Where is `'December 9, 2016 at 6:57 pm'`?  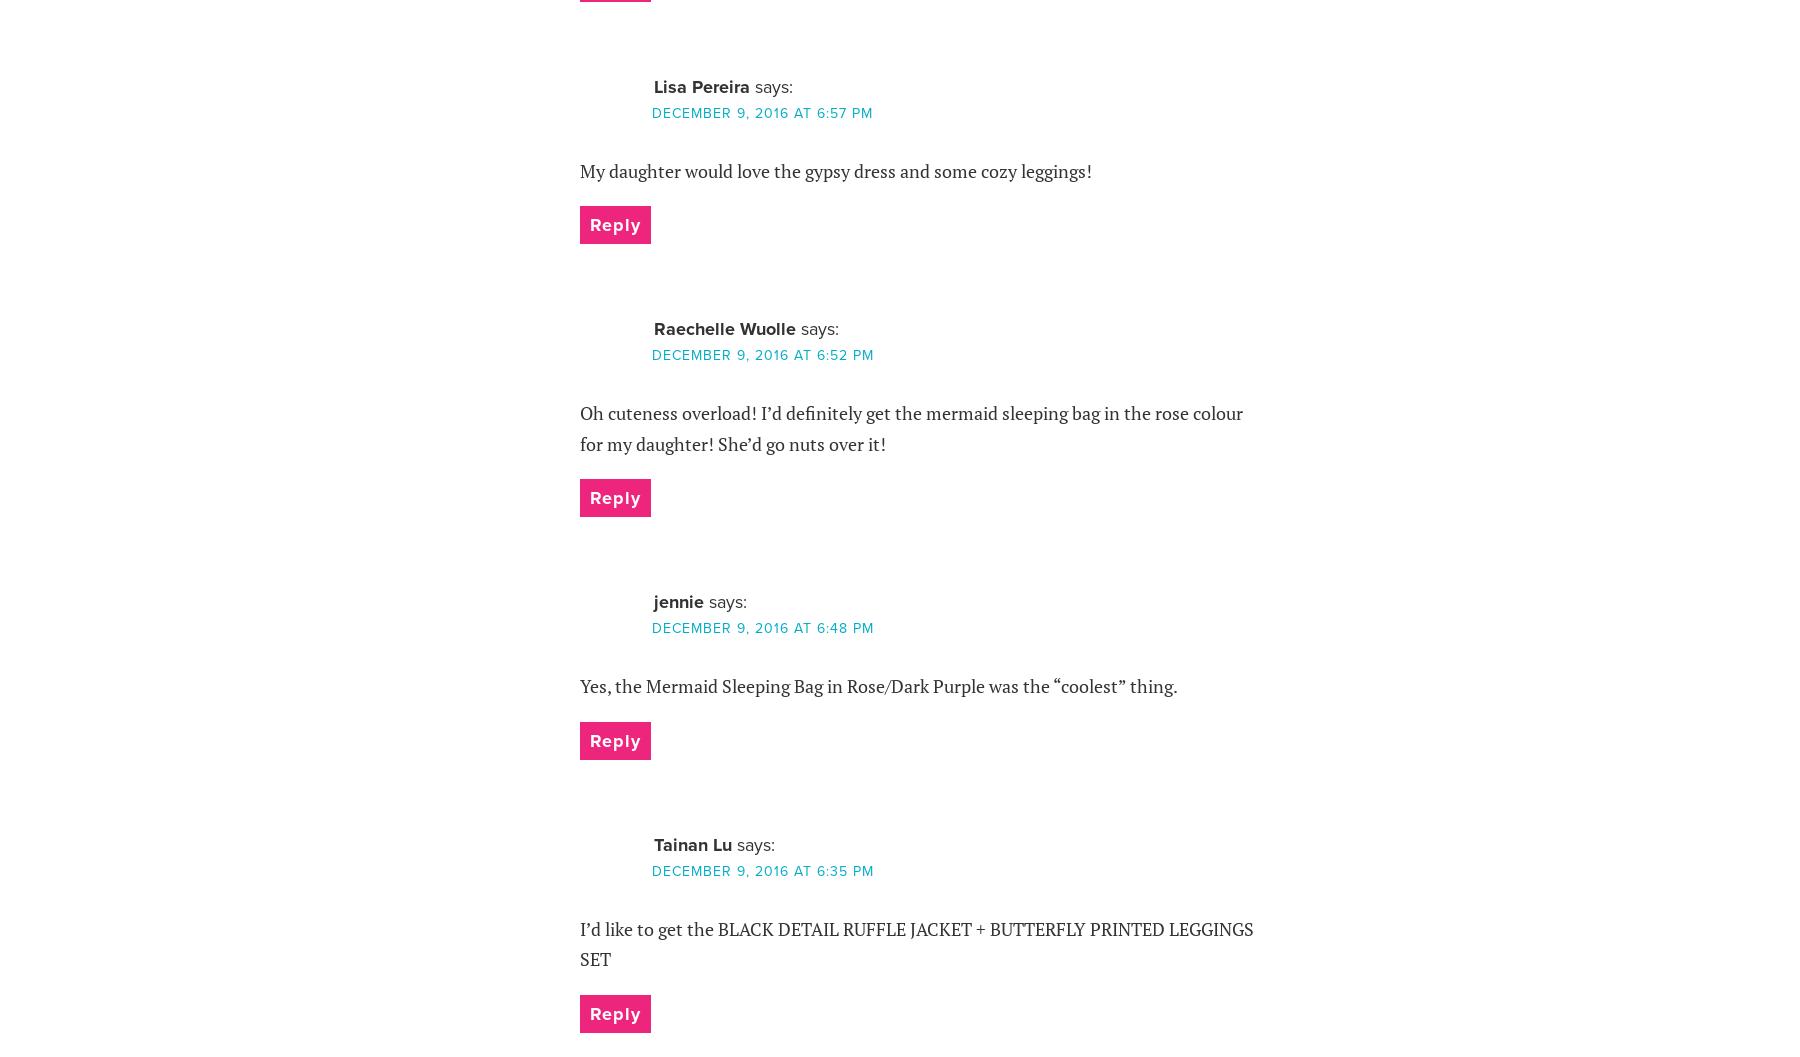
'December 9, 2016 at 6:57 pm' is located at coordinates (760, 111).